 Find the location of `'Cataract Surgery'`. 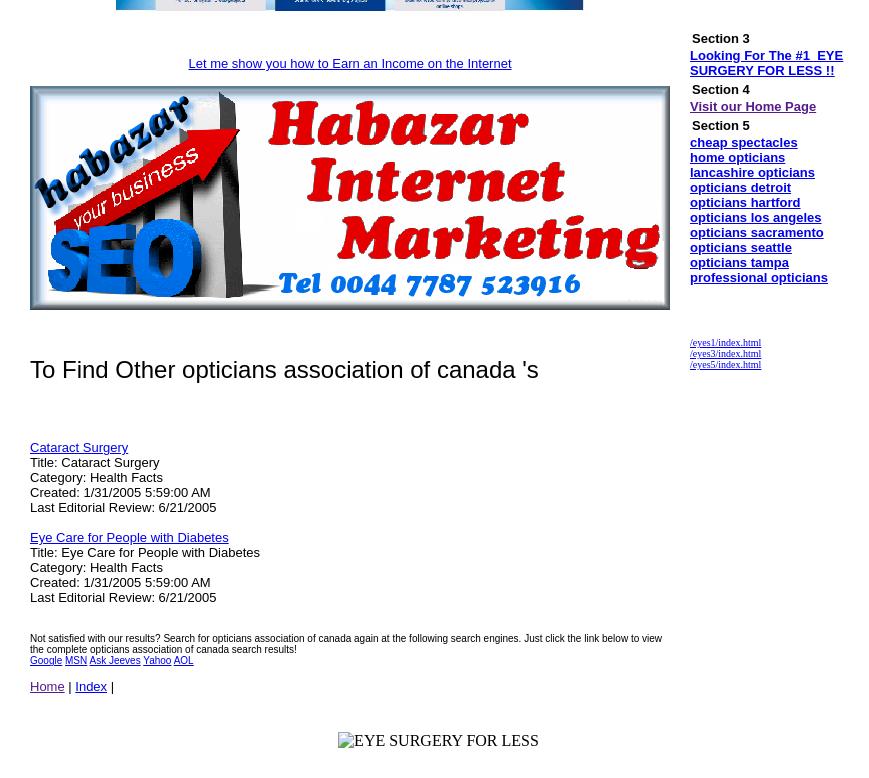

'Cataract Surgery' is located at coordinates (77, 447).